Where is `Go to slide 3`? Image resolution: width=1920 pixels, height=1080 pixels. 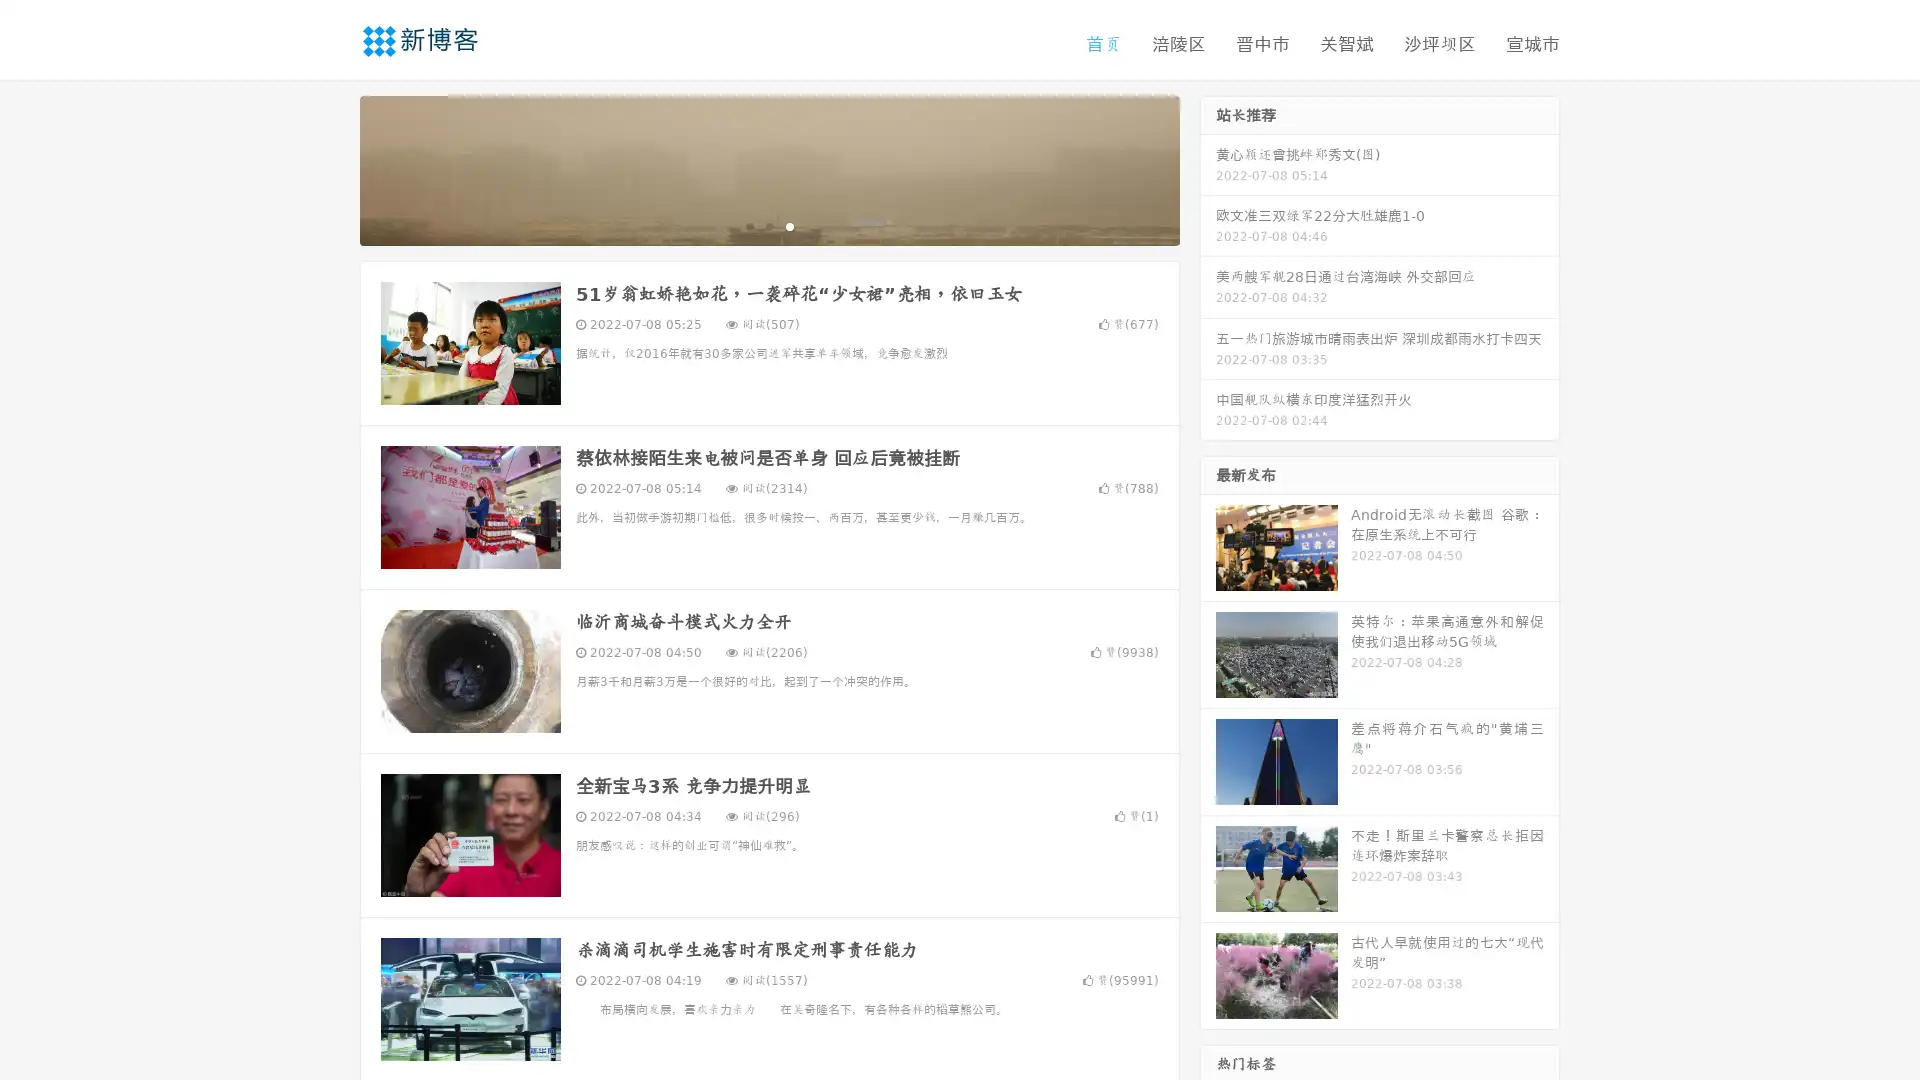 Go to slide 3 is located at coordinates (789, 225).